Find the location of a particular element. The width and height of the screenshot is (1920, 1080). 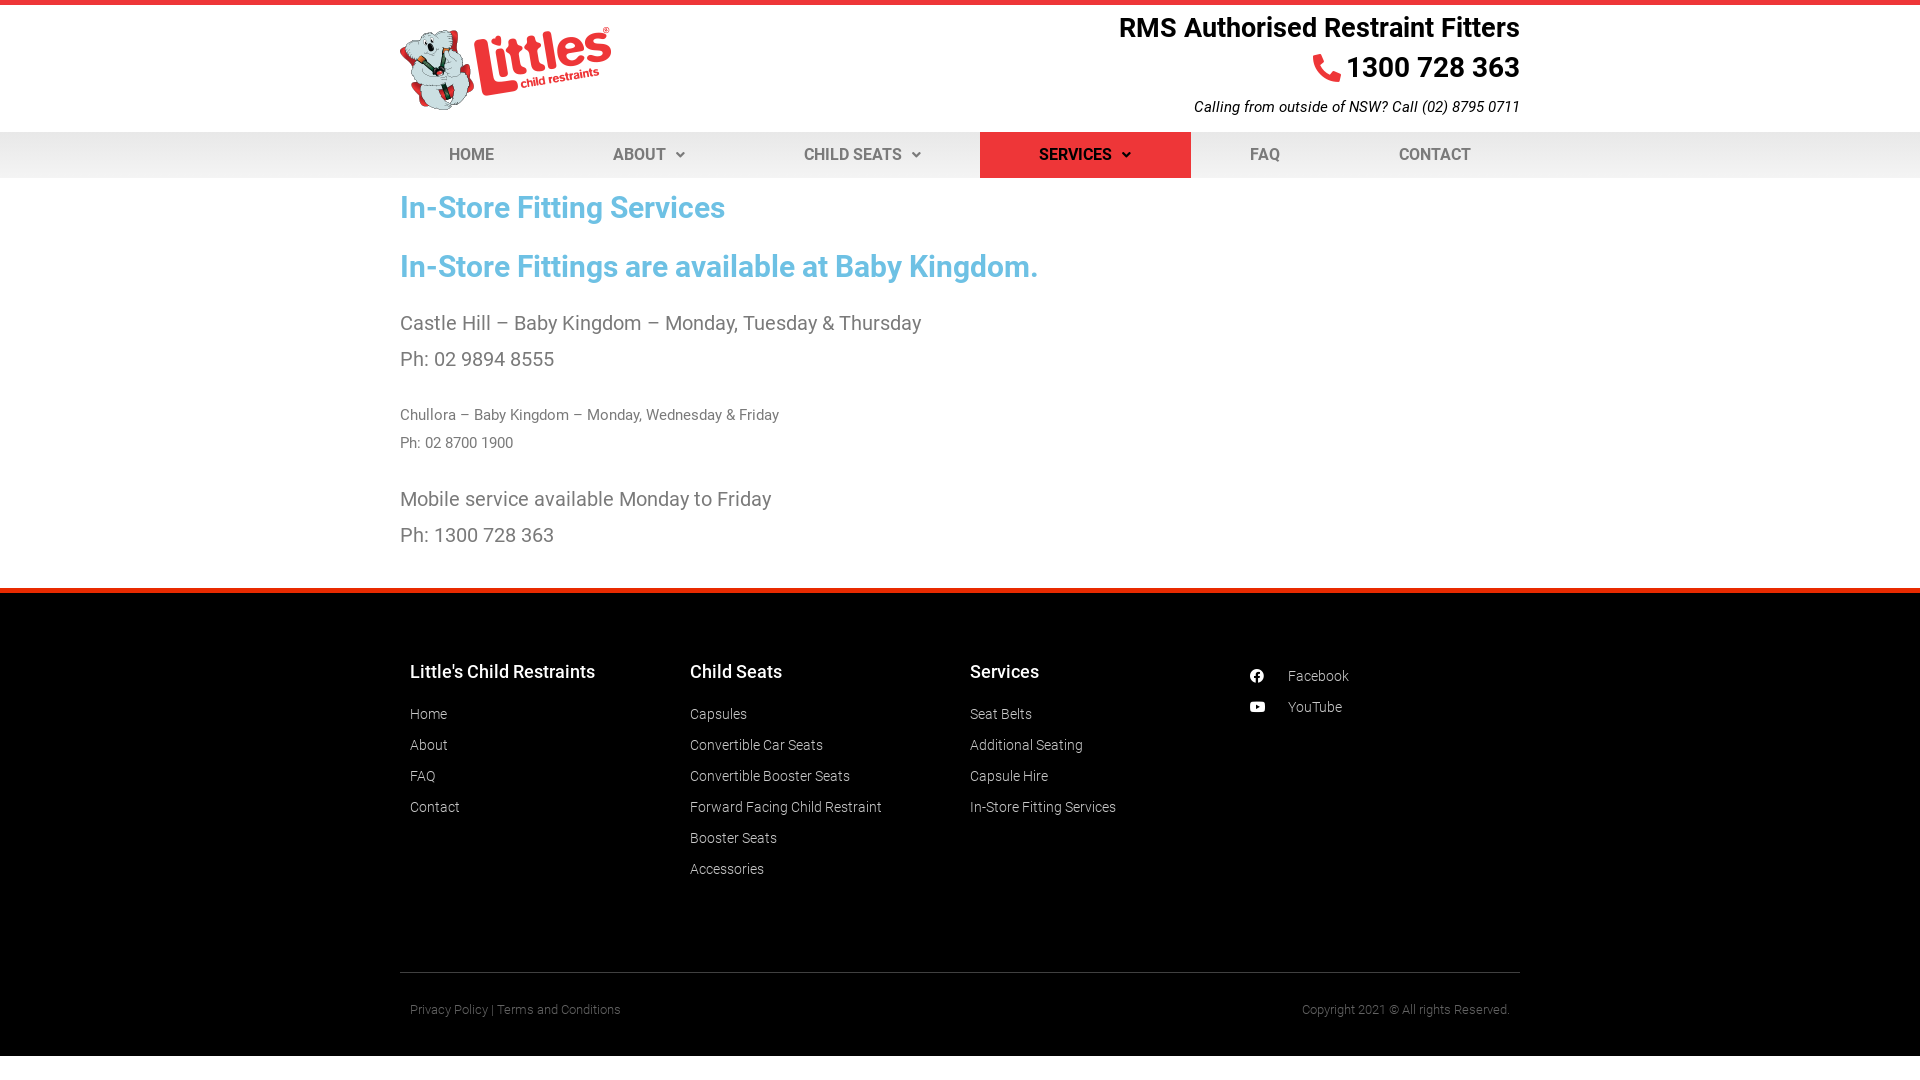

'Capsule Hire' is located at coordinates (969, 774).